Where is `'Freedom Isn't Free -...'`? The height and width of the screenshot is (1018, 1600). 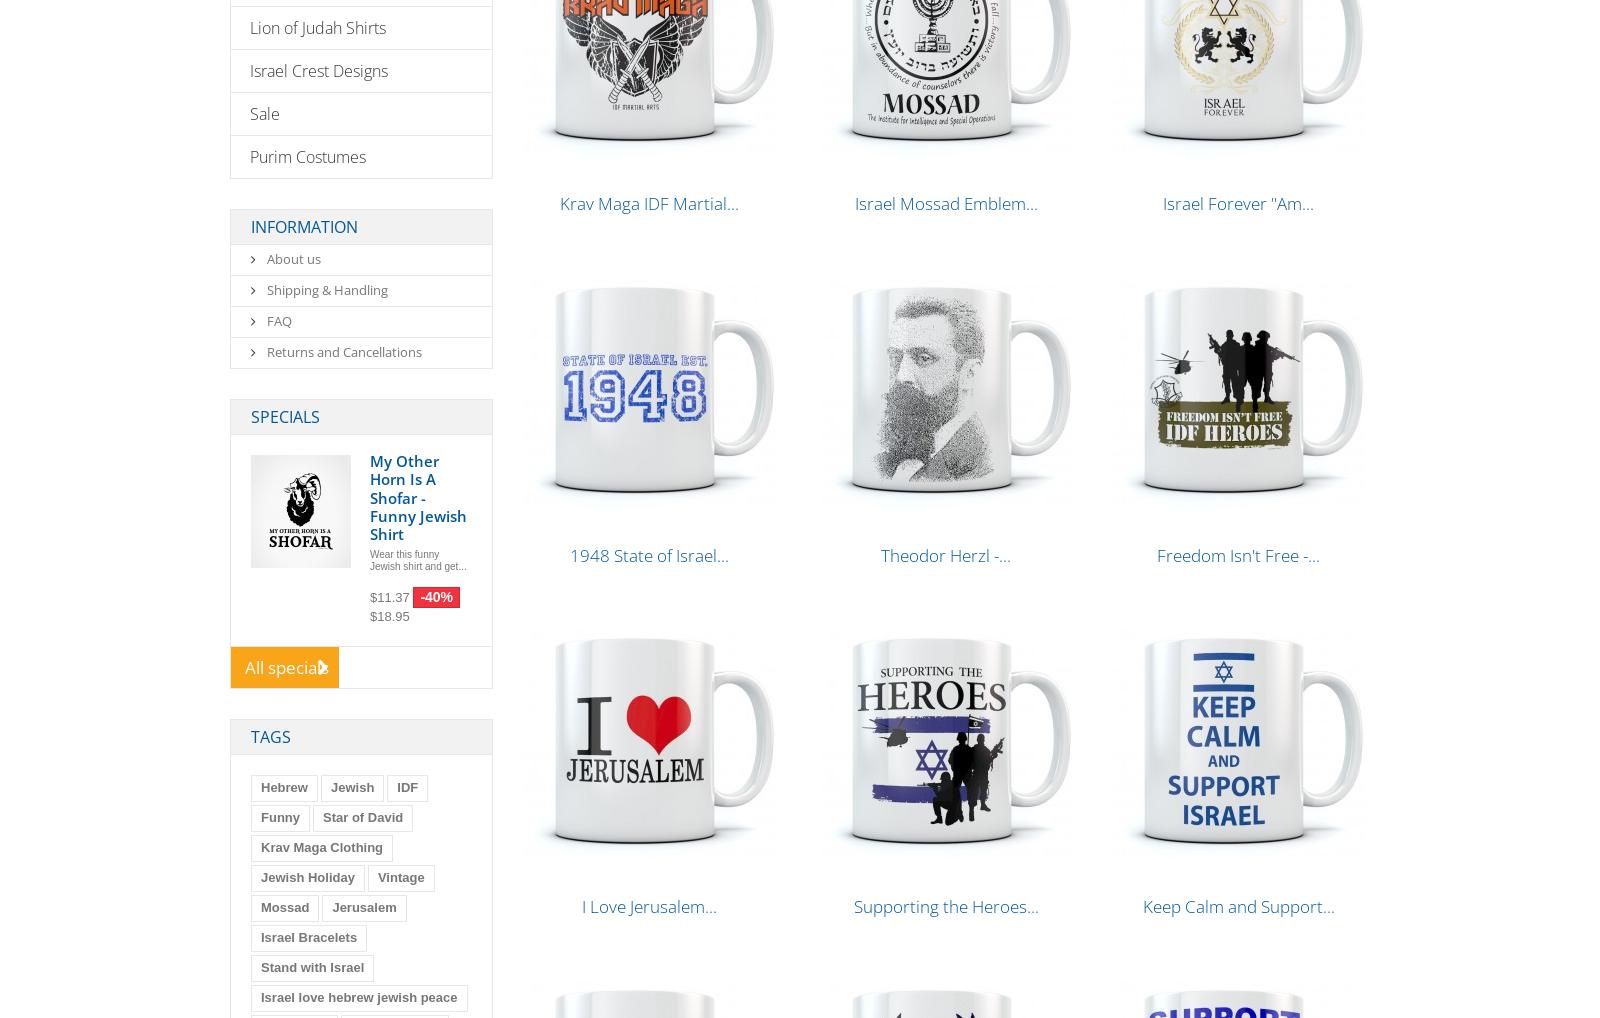 'Freedom Isn't Free -...' is located at coordinates (1237, 553).